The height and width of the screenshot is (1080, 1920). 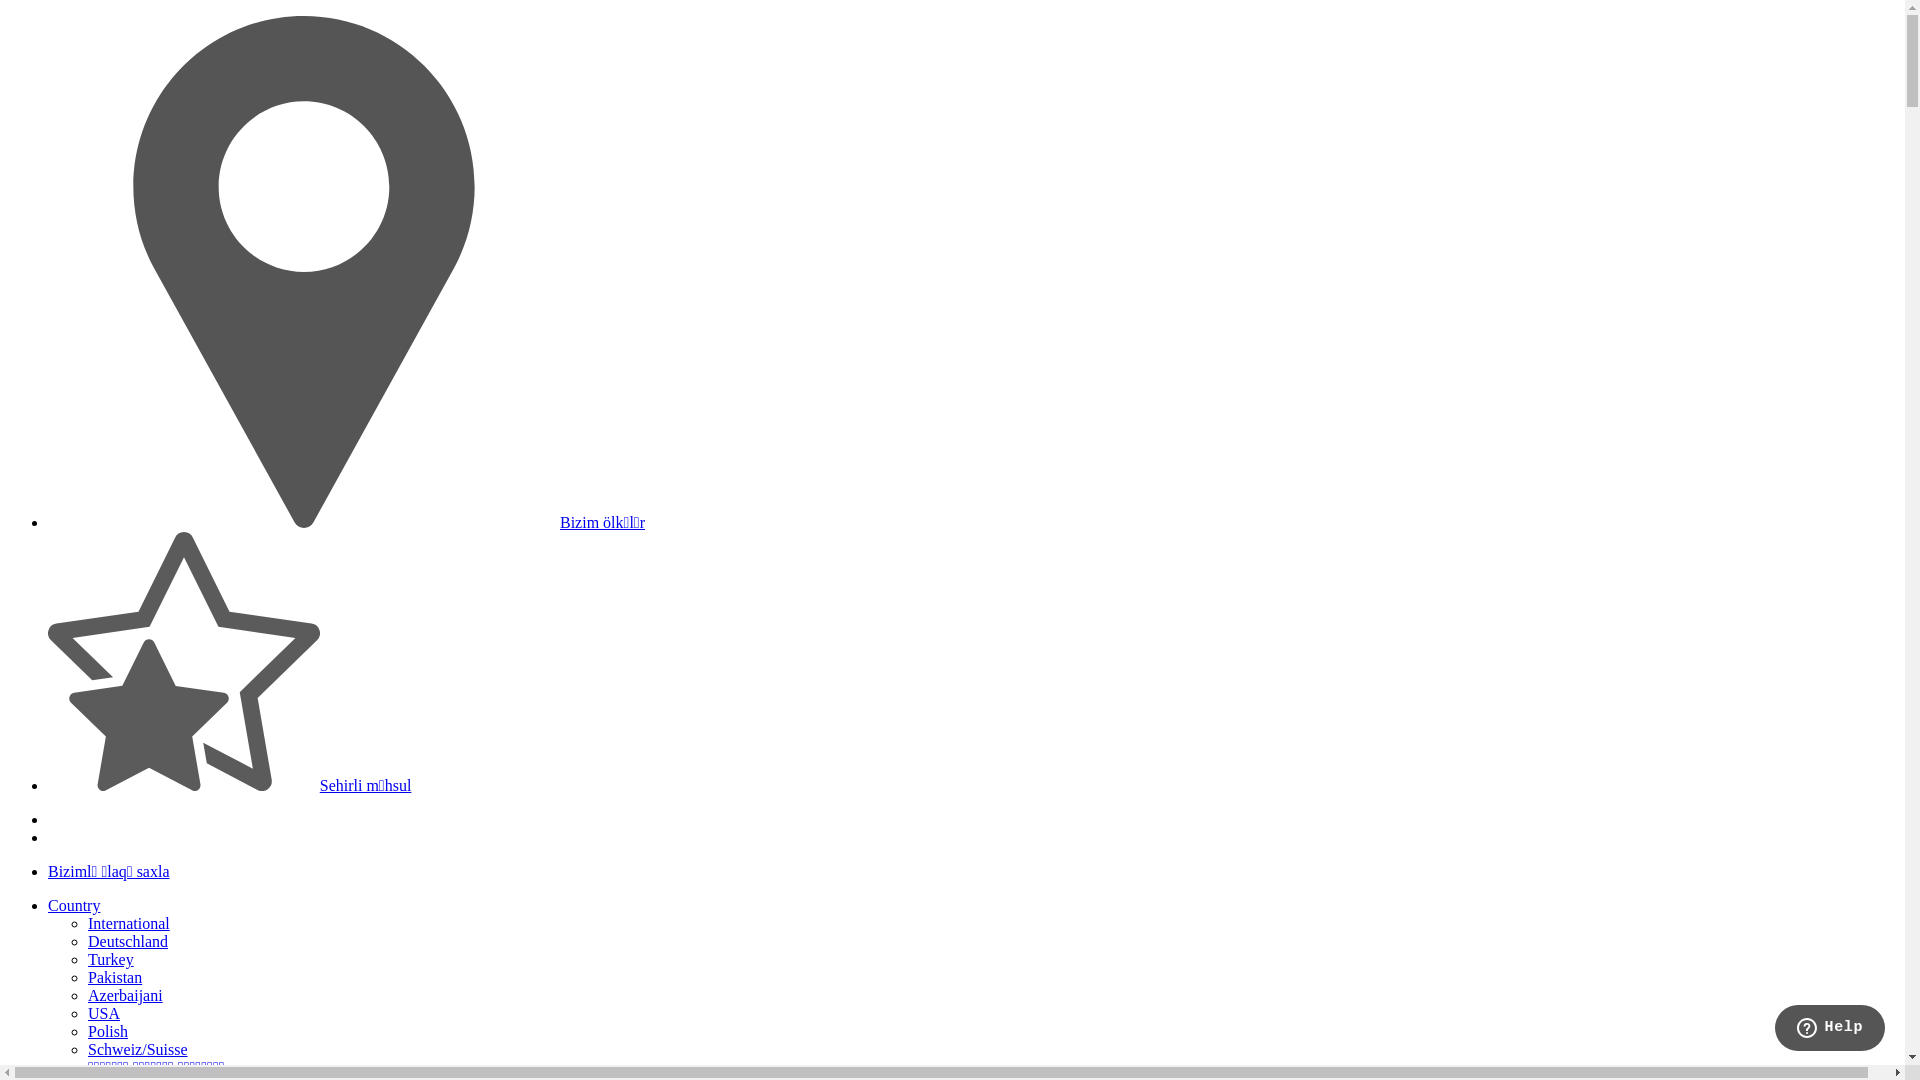 I want to click on 'Turkey', so click(x=109, y=958).